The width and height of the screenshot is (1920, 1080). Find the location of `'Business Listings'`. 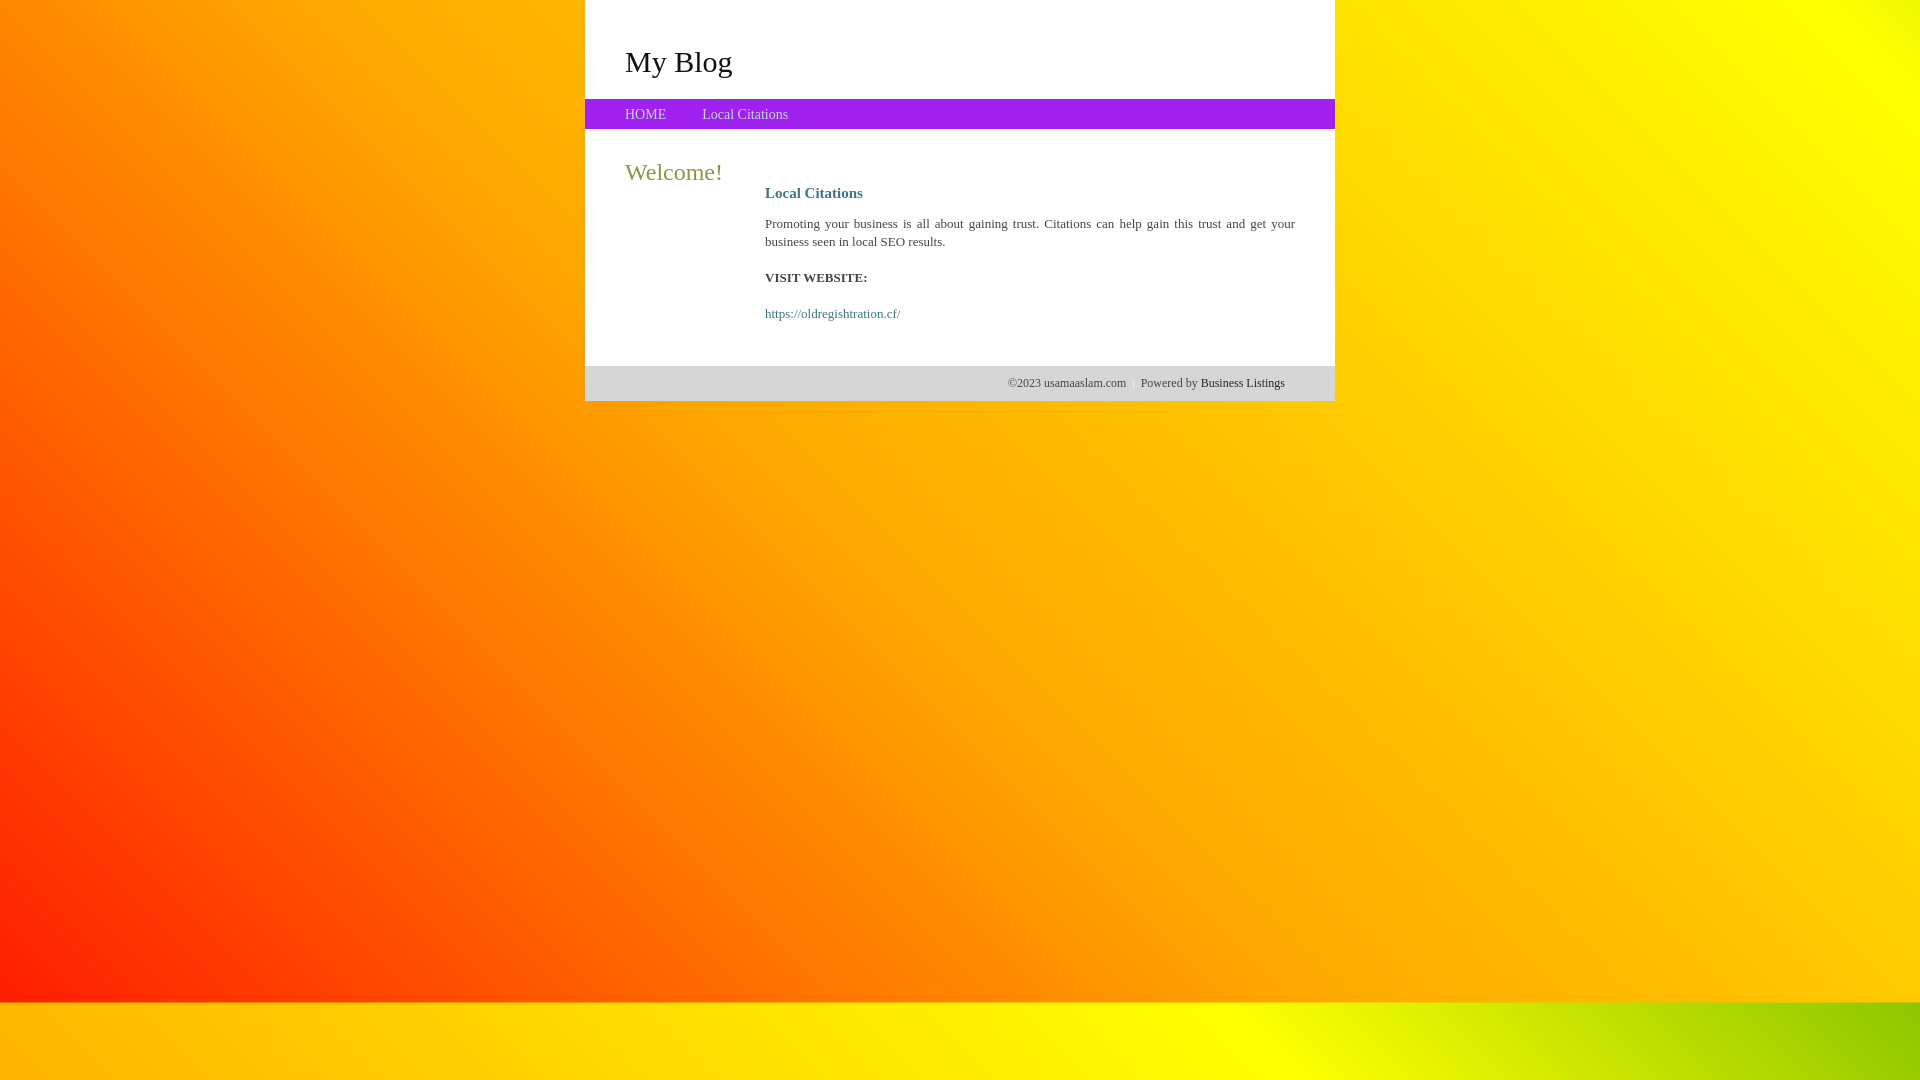

'Business Listings' is located at coordinates (1242, 382).